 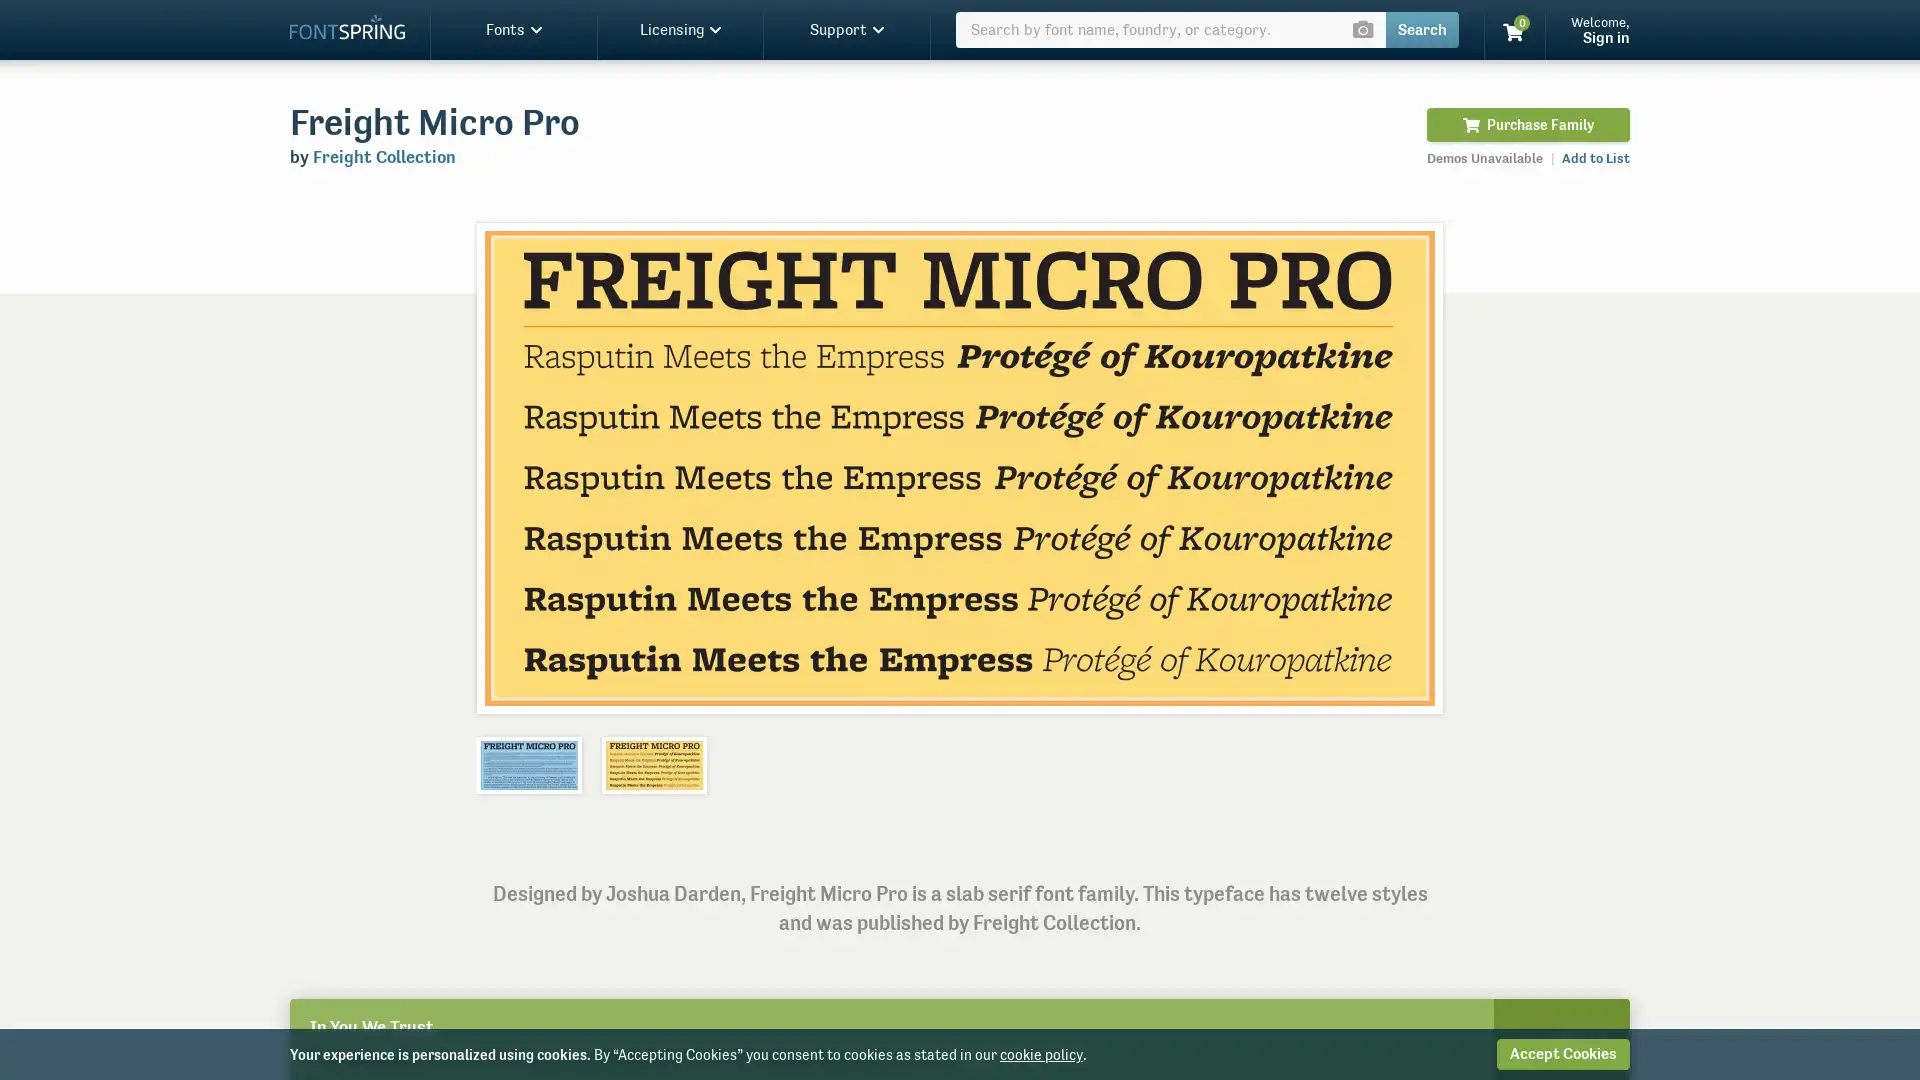 What do you see at coordinates (1562, 1053) in the screenshot?
I see `Accept Cookies` at bounding box center [1562, 1053].